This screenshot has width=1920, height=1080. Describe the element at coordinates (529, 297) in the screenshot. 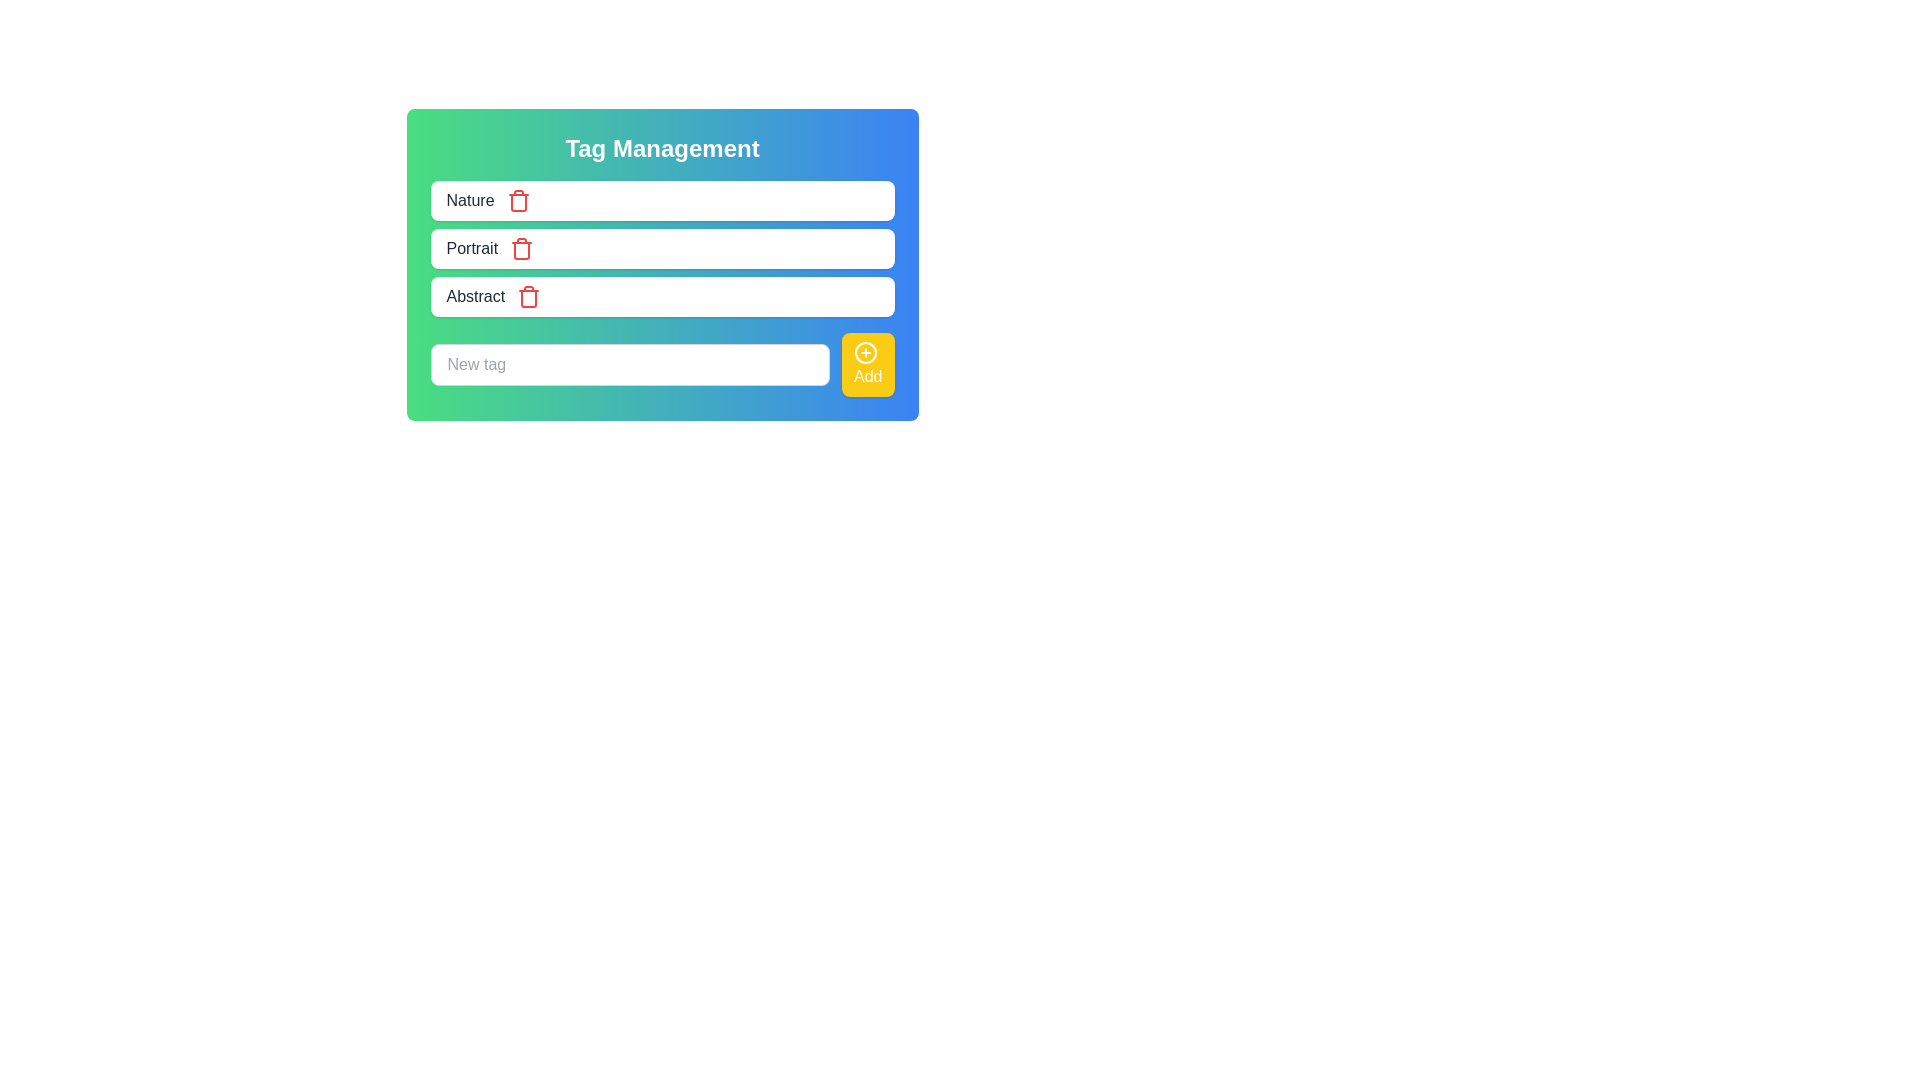

I see `the tag labeled 'Abstract' by clicking the corresponding 'Trash' icon` at that location.